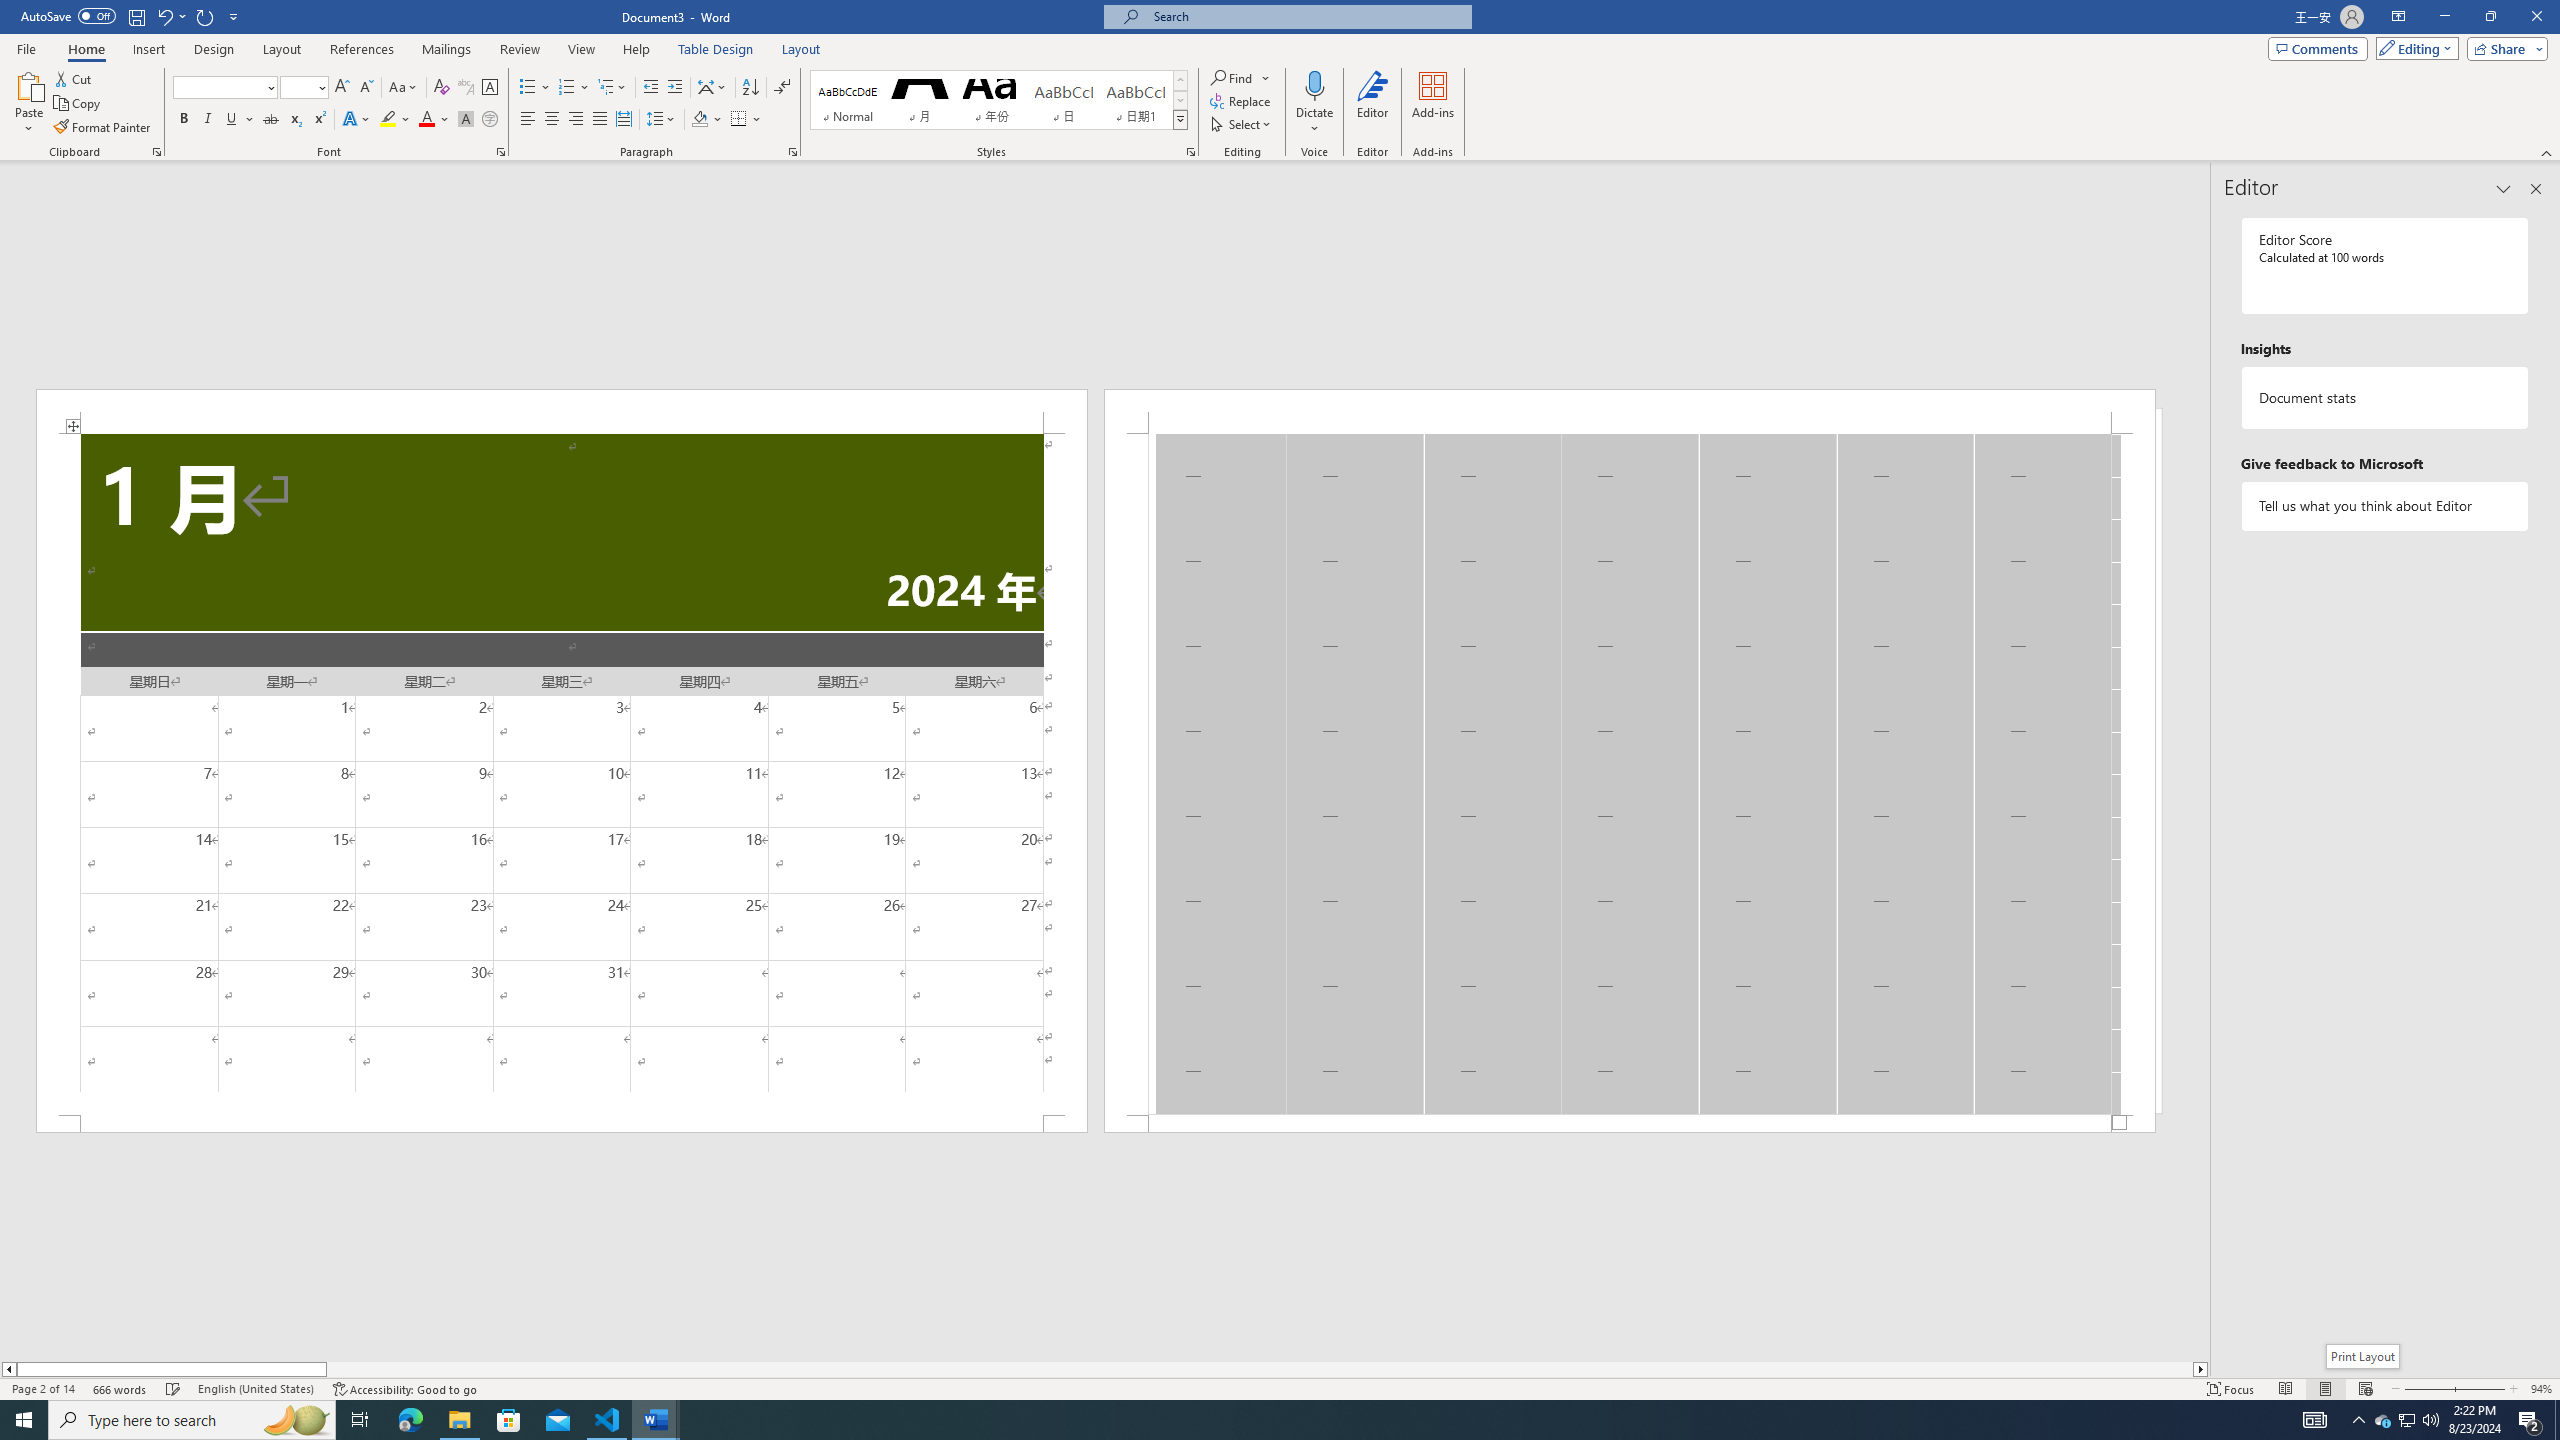 This screenshot has width=2560, height=1440. I want to click on 'Align Left', so click(527, 118).